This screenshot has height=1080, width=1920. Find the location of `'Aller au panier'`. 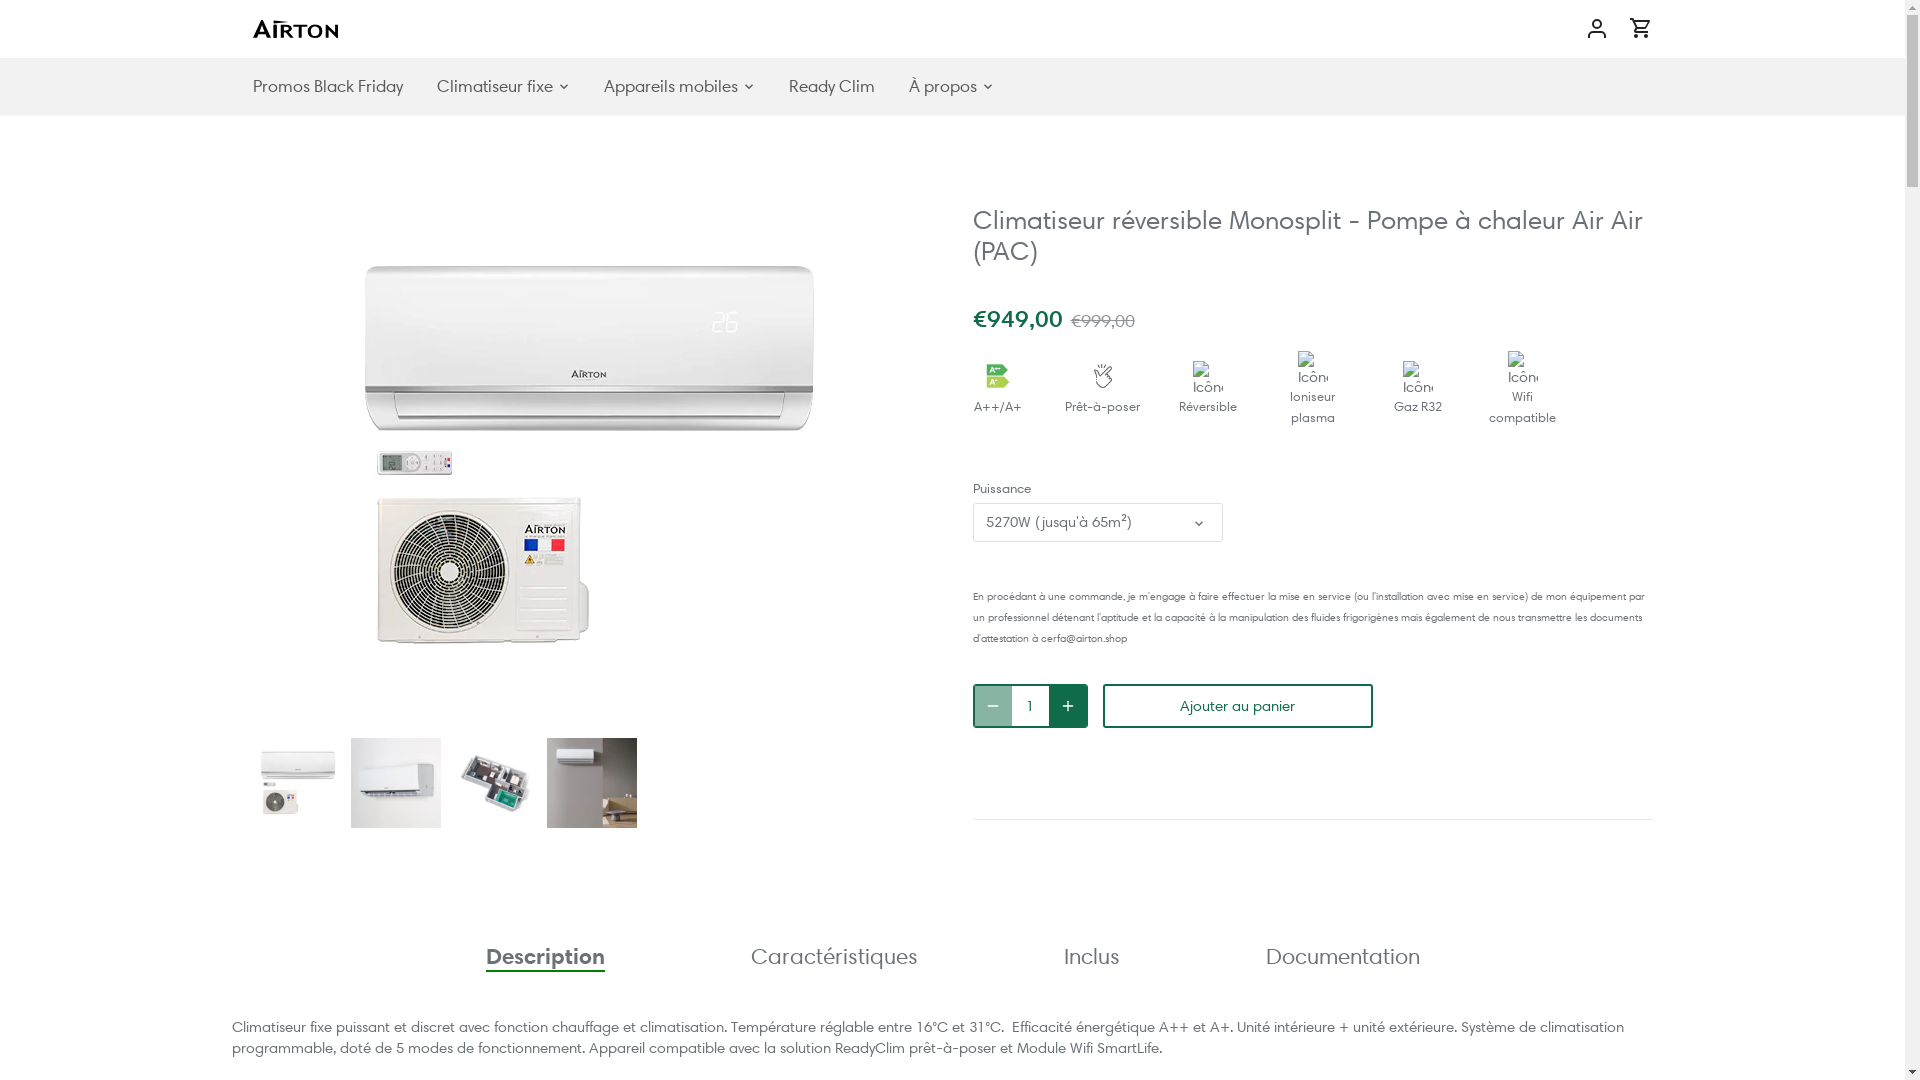

'Aller au panier' is located at coordinates (1640, 27).